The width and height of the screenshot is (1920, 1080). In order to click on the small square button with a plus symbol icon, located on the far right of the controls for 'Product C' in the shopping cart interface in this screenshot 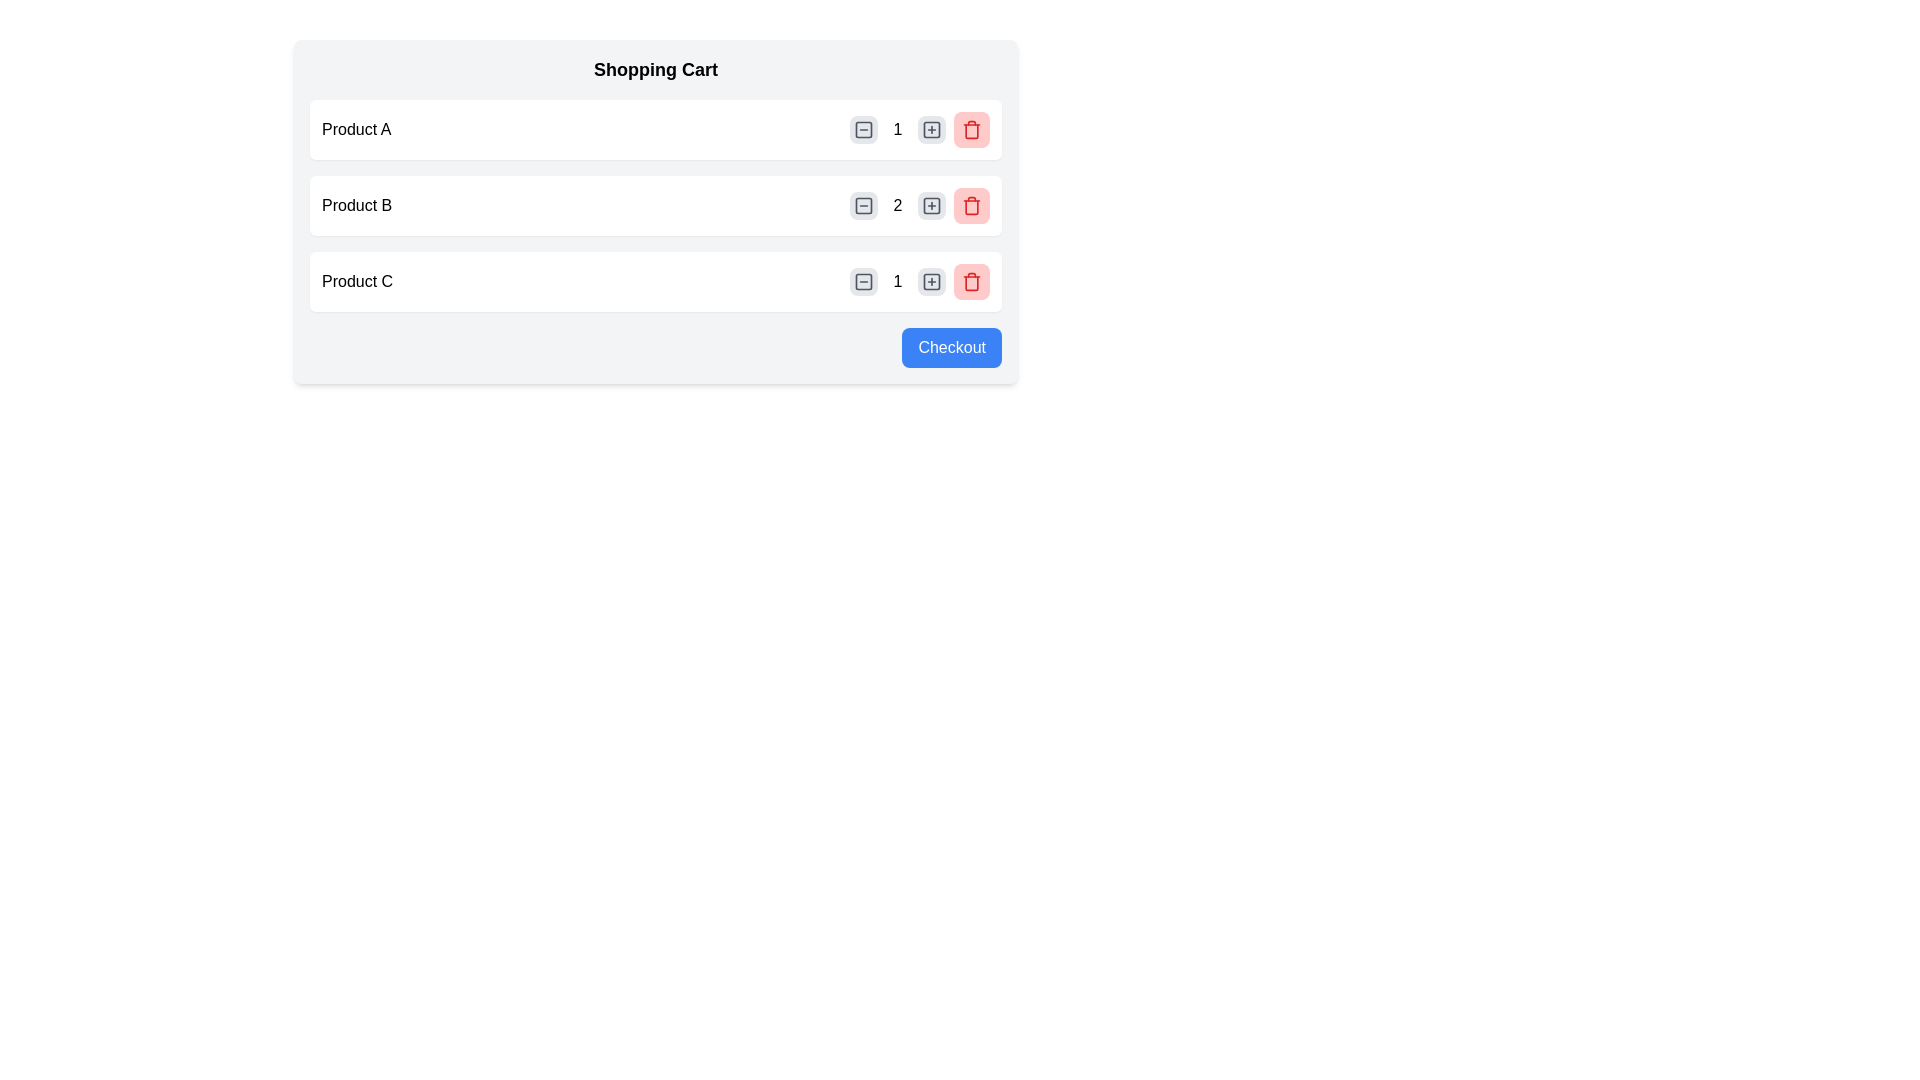, I will do `click(930, 281)`.